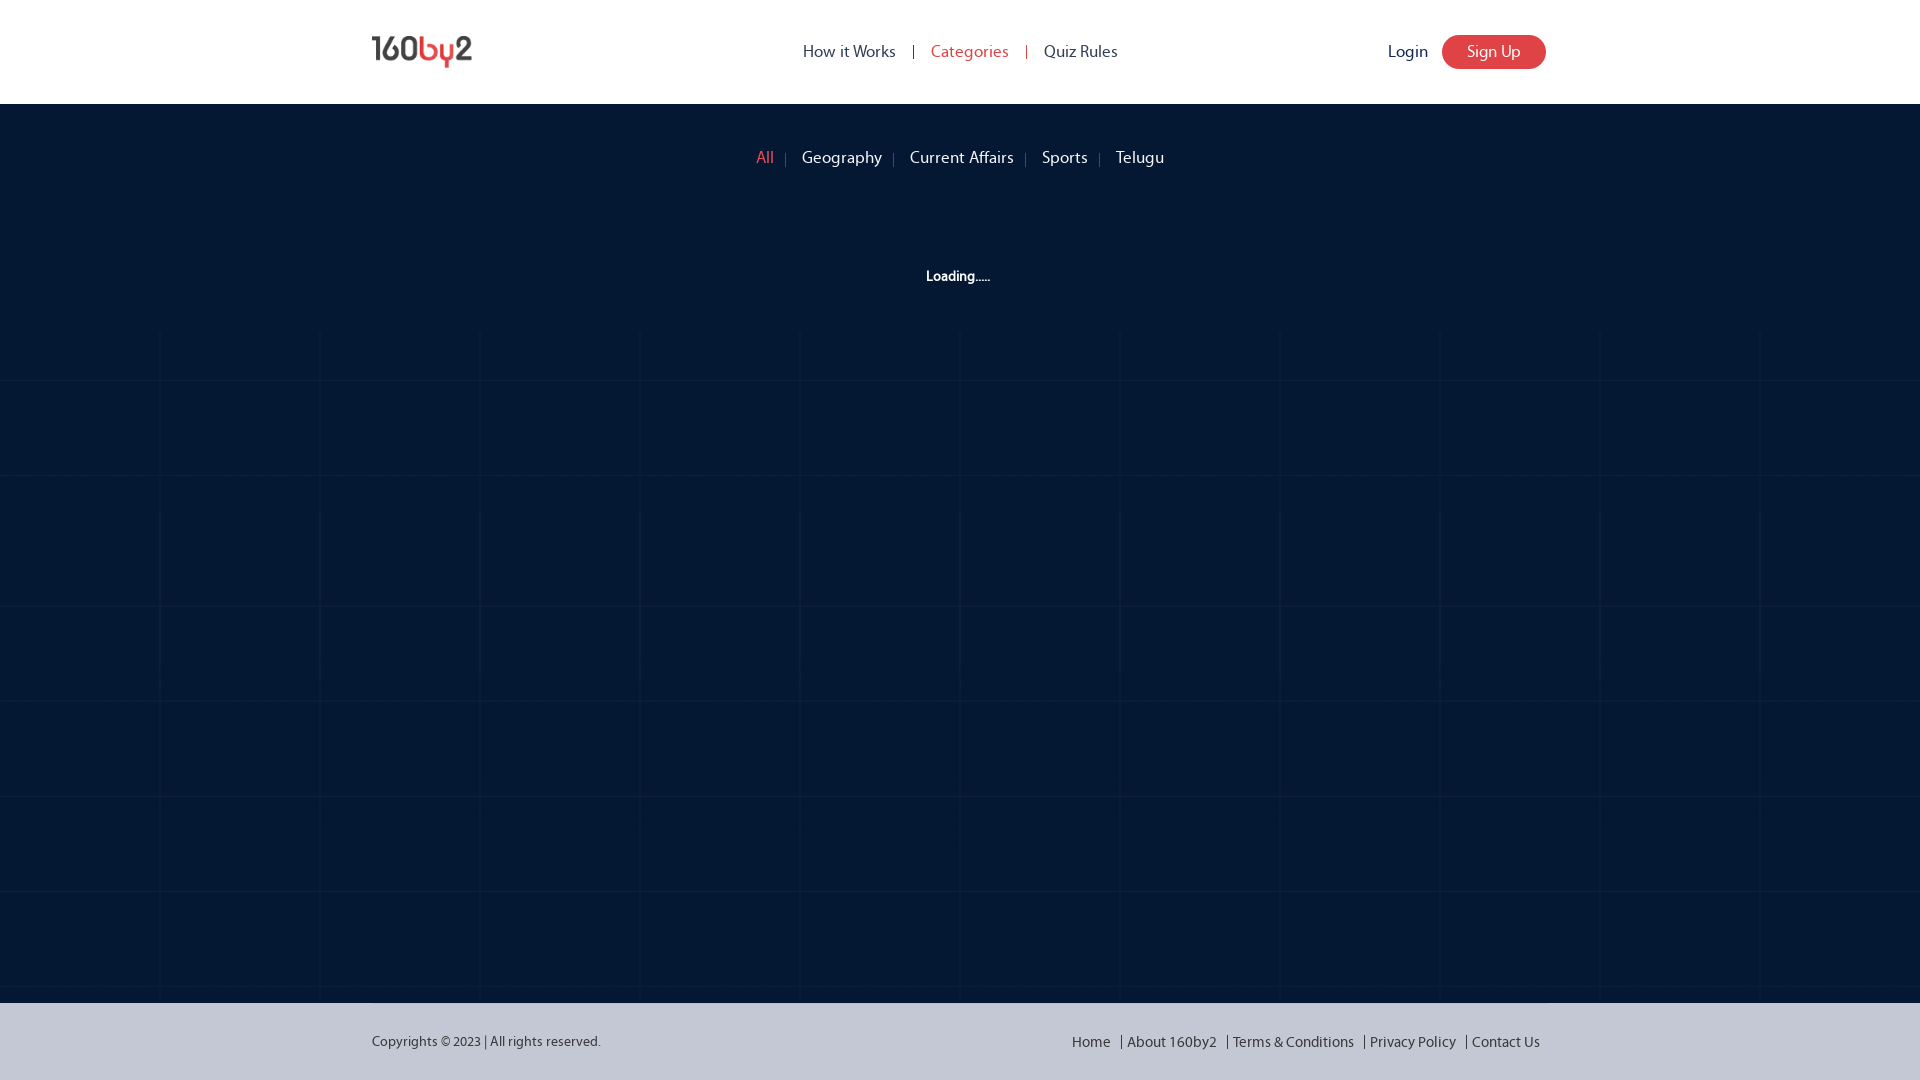  I want to click on 'Sports', so click(1064, 152).